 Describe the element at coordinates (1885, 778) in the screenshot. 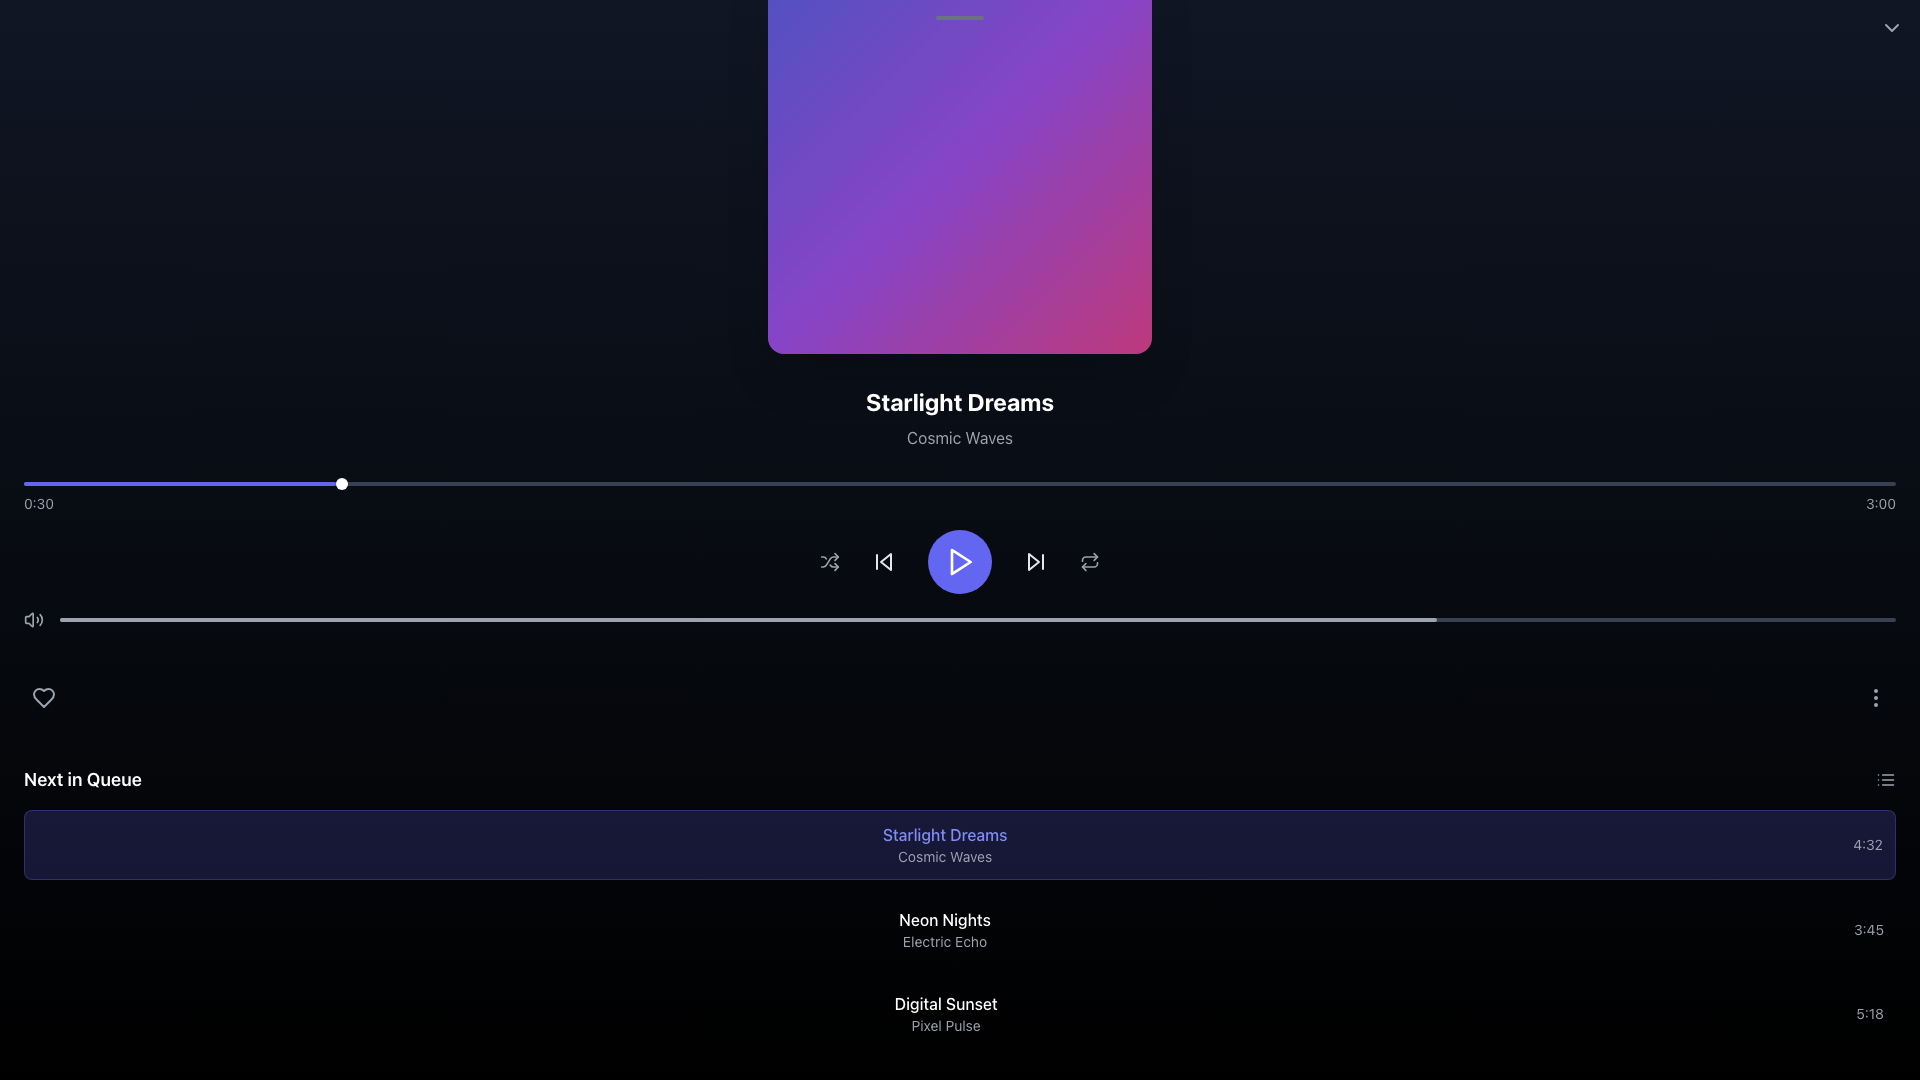

I see `the gray rectangular icon button resembling a horizontal list of three lines located in the top-right corner of the 'Next in Queue' section` at that location.